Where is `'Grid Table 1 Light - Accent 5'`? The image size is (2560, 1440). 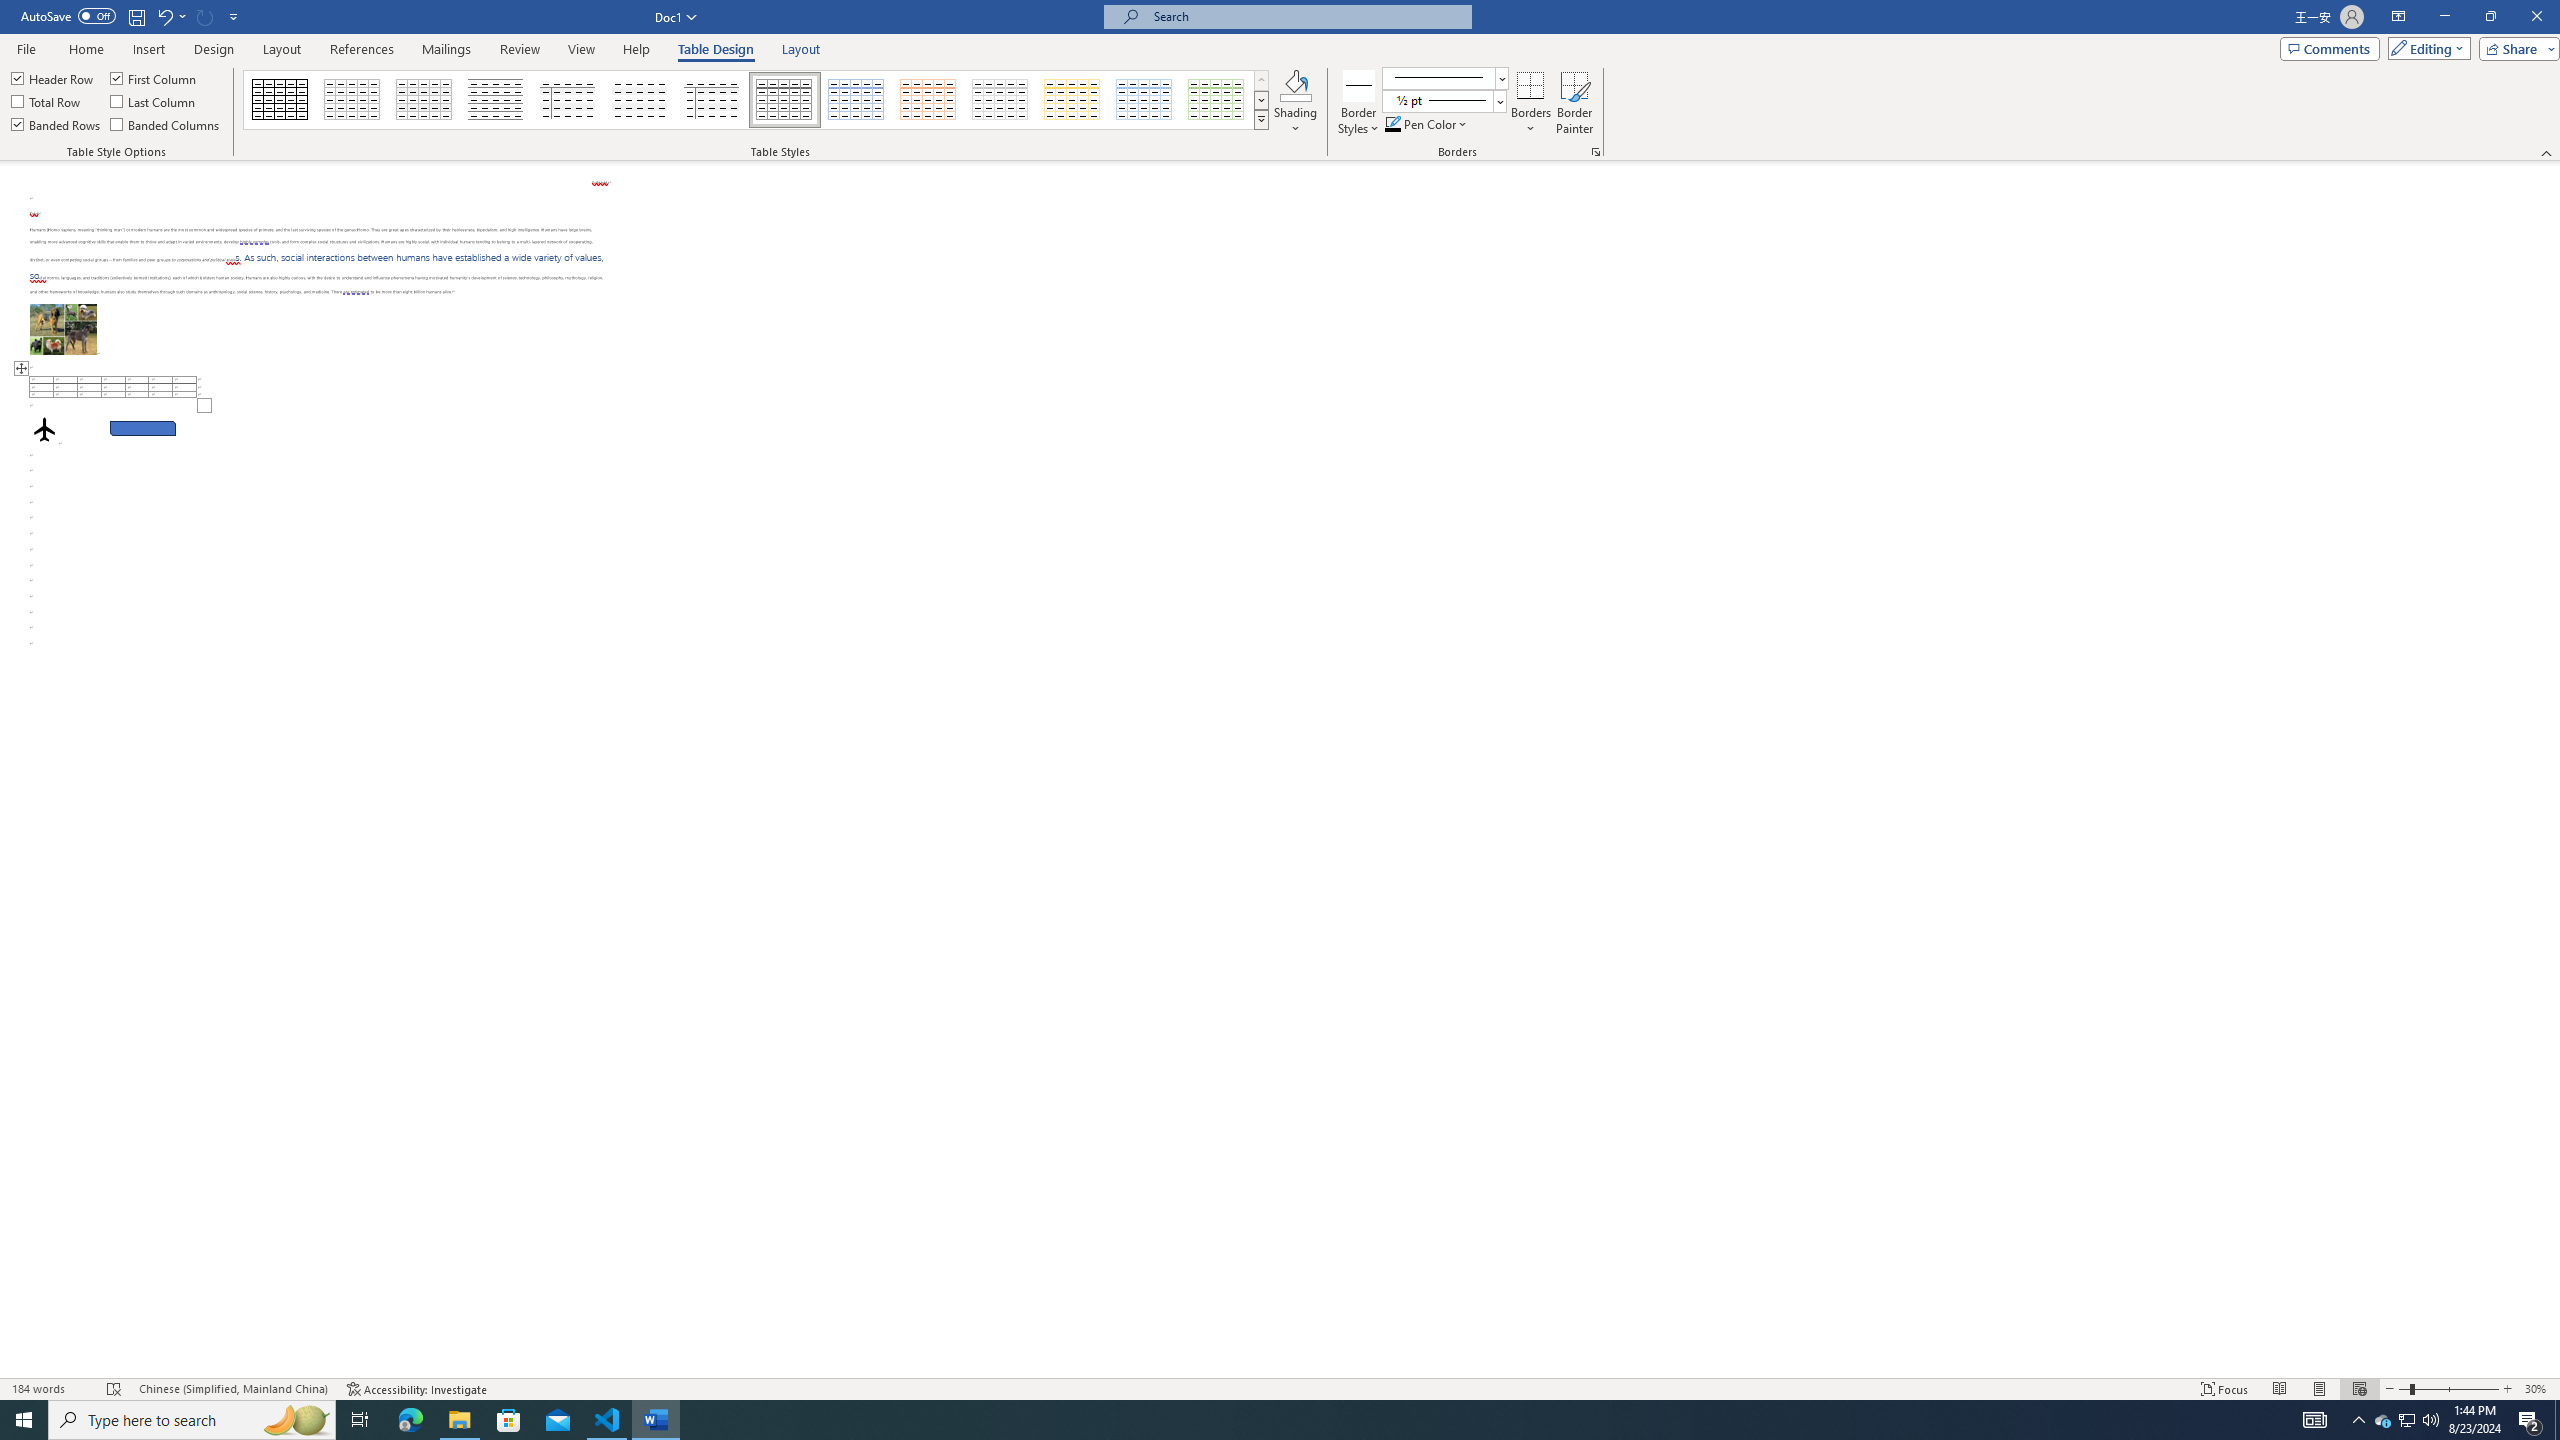
'Grid Table 1 Light - Accent 5' is located at coordinates (1144, 99).